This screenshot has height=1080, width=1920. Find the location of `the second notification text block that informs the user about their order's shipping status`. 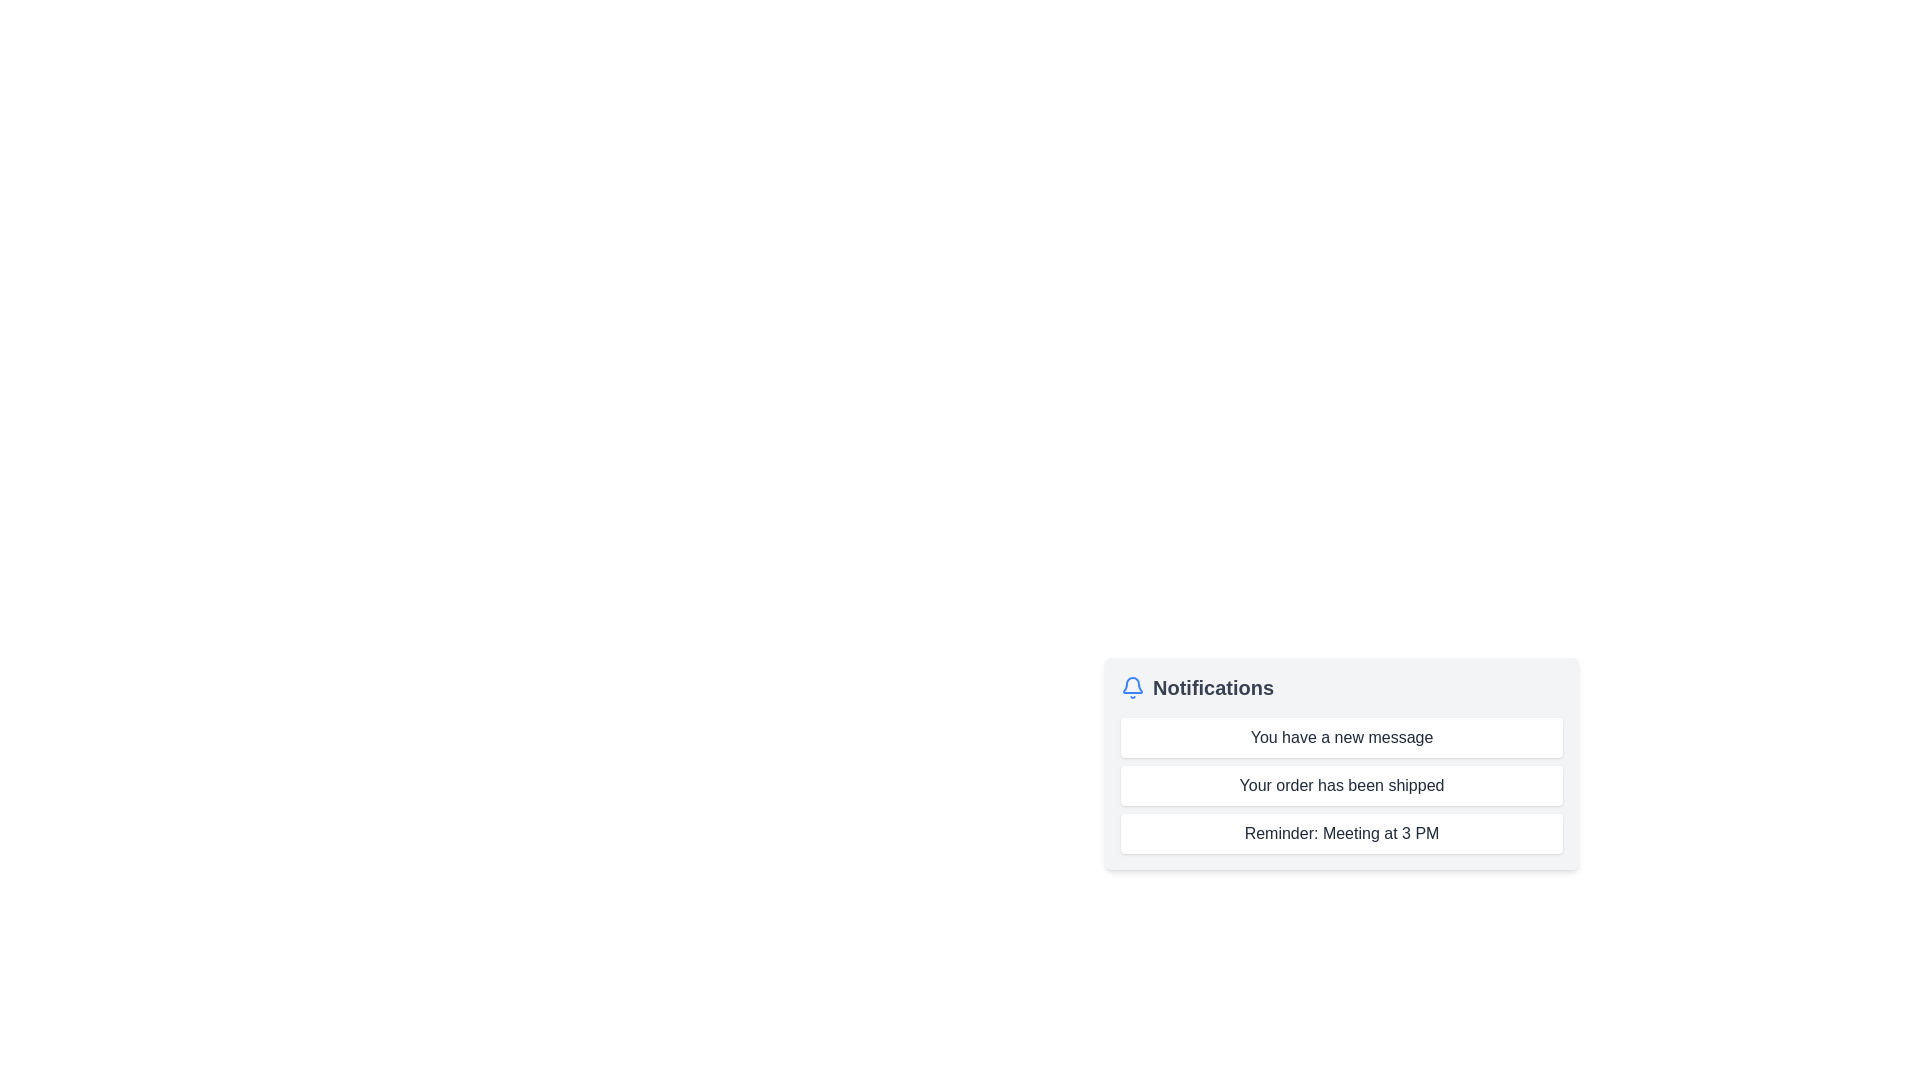

the second notification text block that informs the user about their order's shipping status is located at coordinates (1342, 785).